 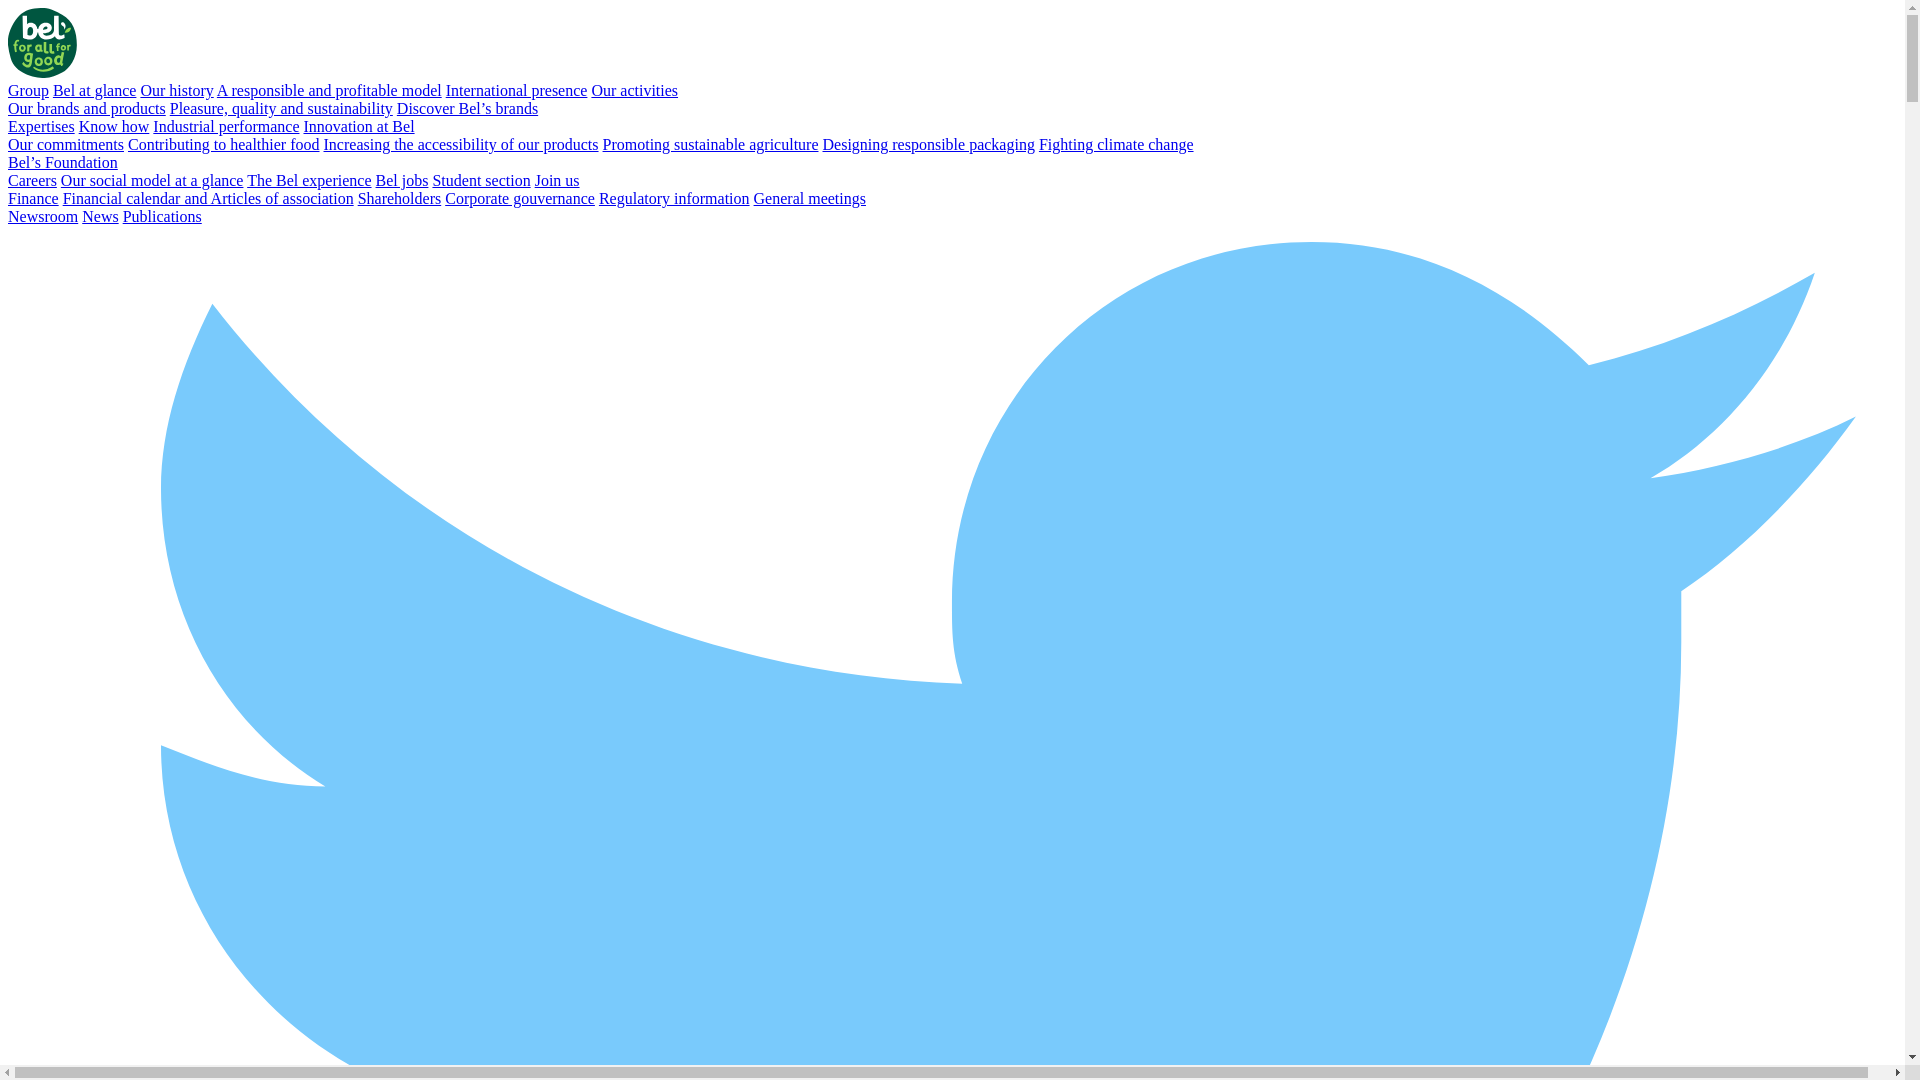 I want to click on 'Regulatory information', so click(x=674, y=198).